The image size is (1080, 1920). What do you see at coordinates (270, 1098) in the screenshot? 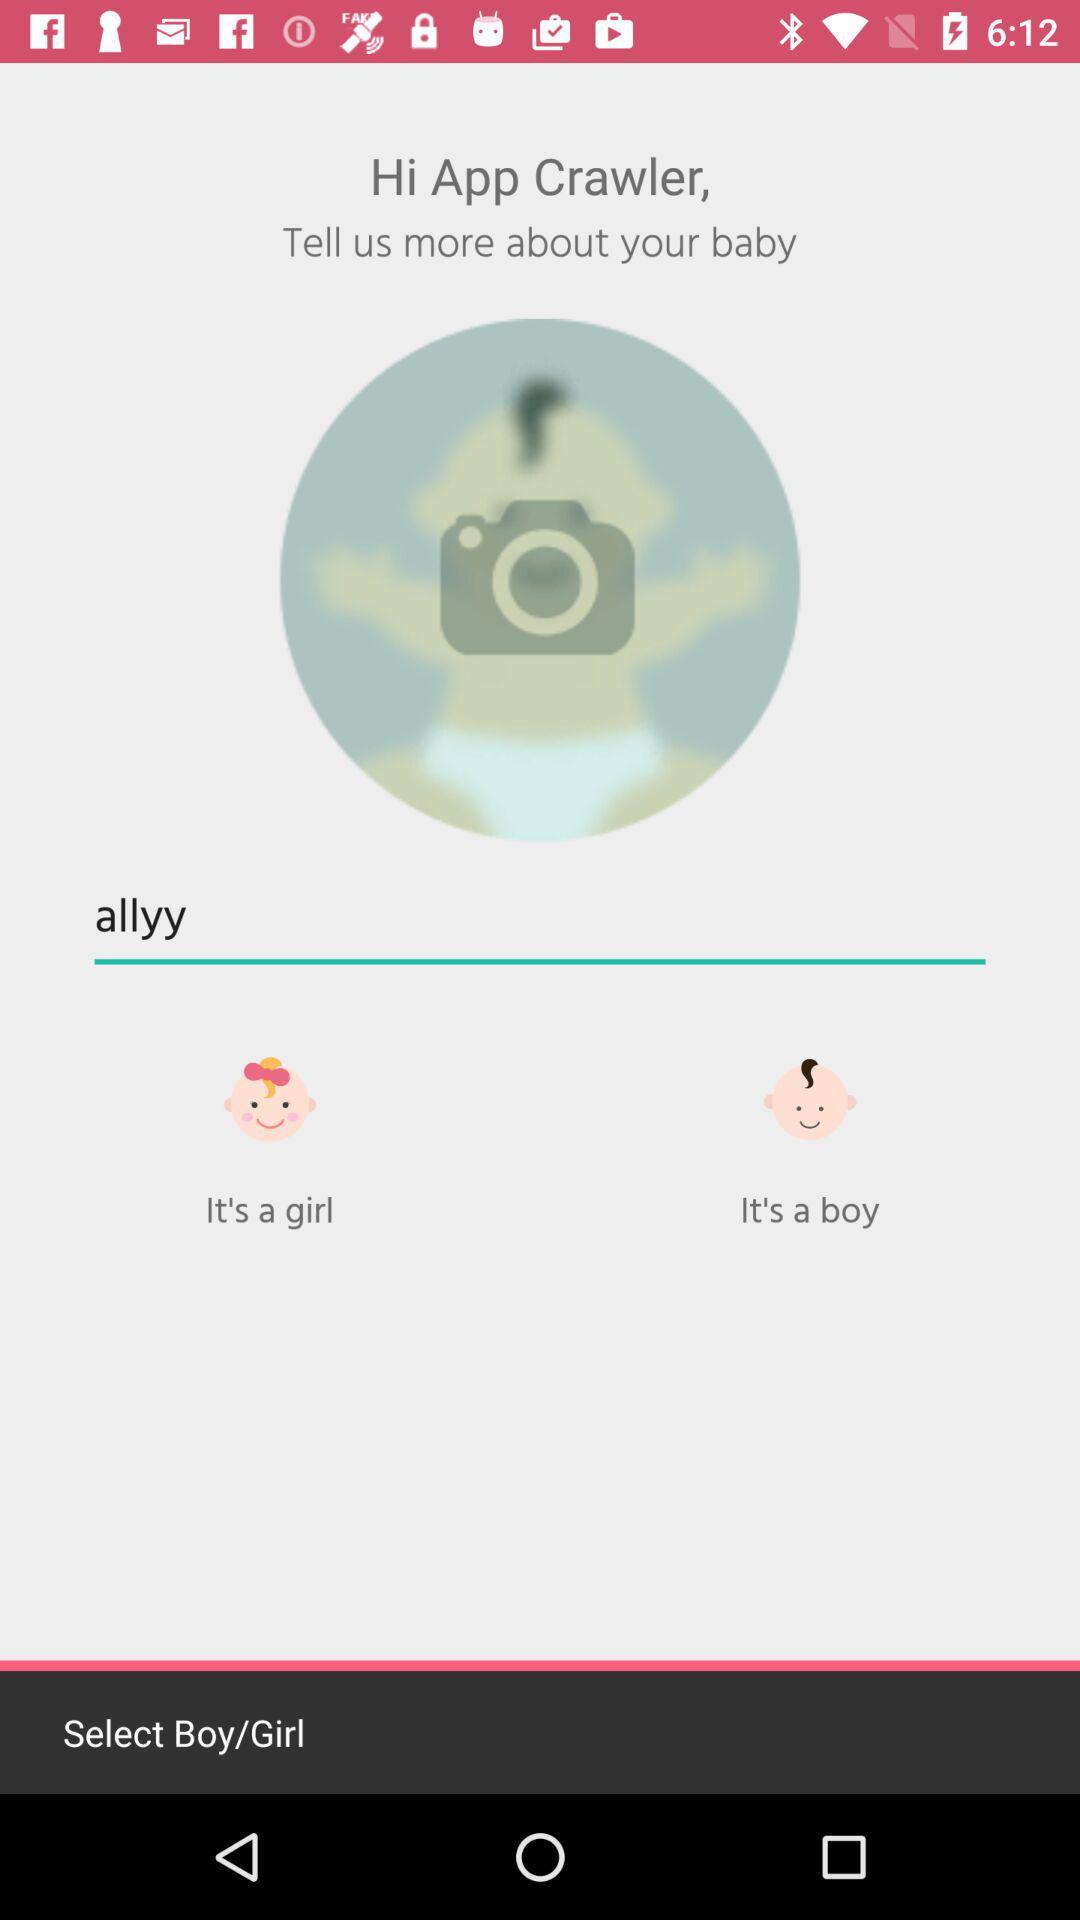
I see `the emoji icon` at bounding box center [270, 1098].